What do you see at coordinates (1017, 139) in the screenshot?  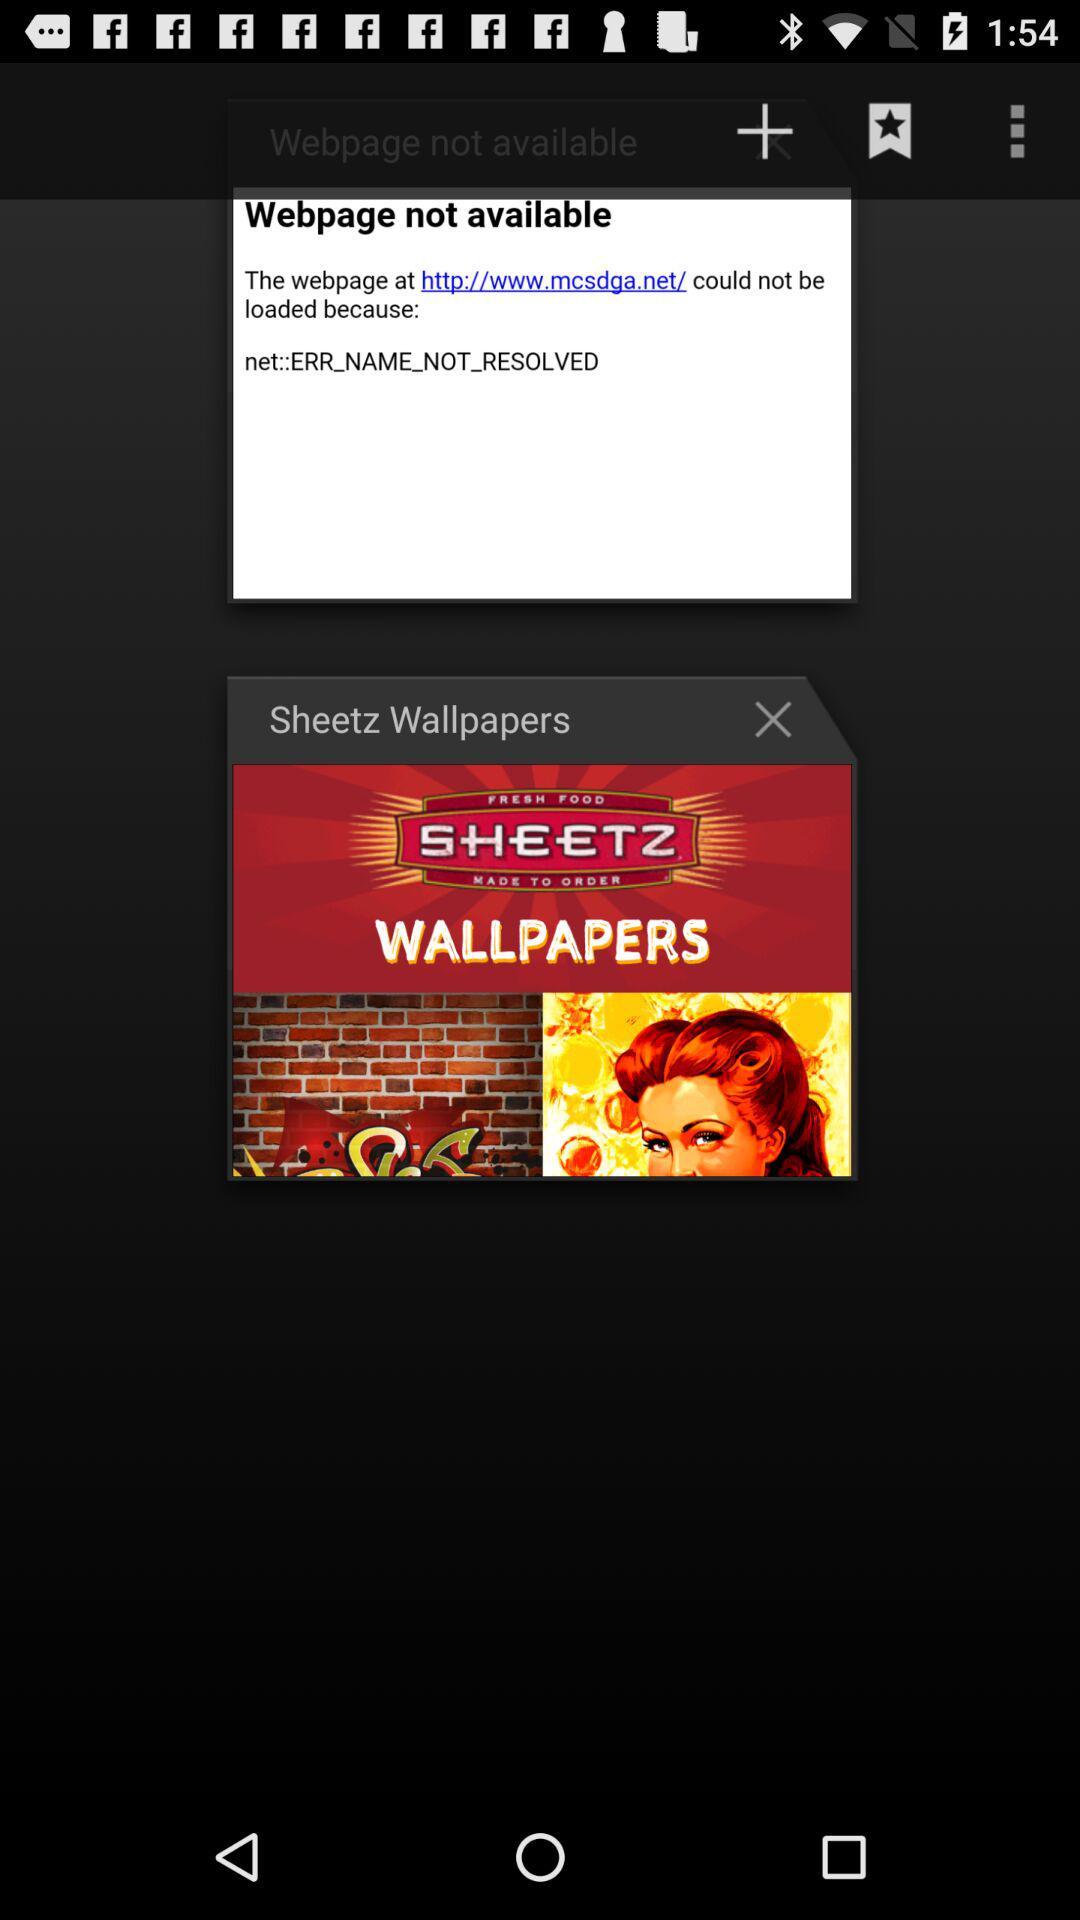 I see `the more icon` at bounding box center [1017, 139].